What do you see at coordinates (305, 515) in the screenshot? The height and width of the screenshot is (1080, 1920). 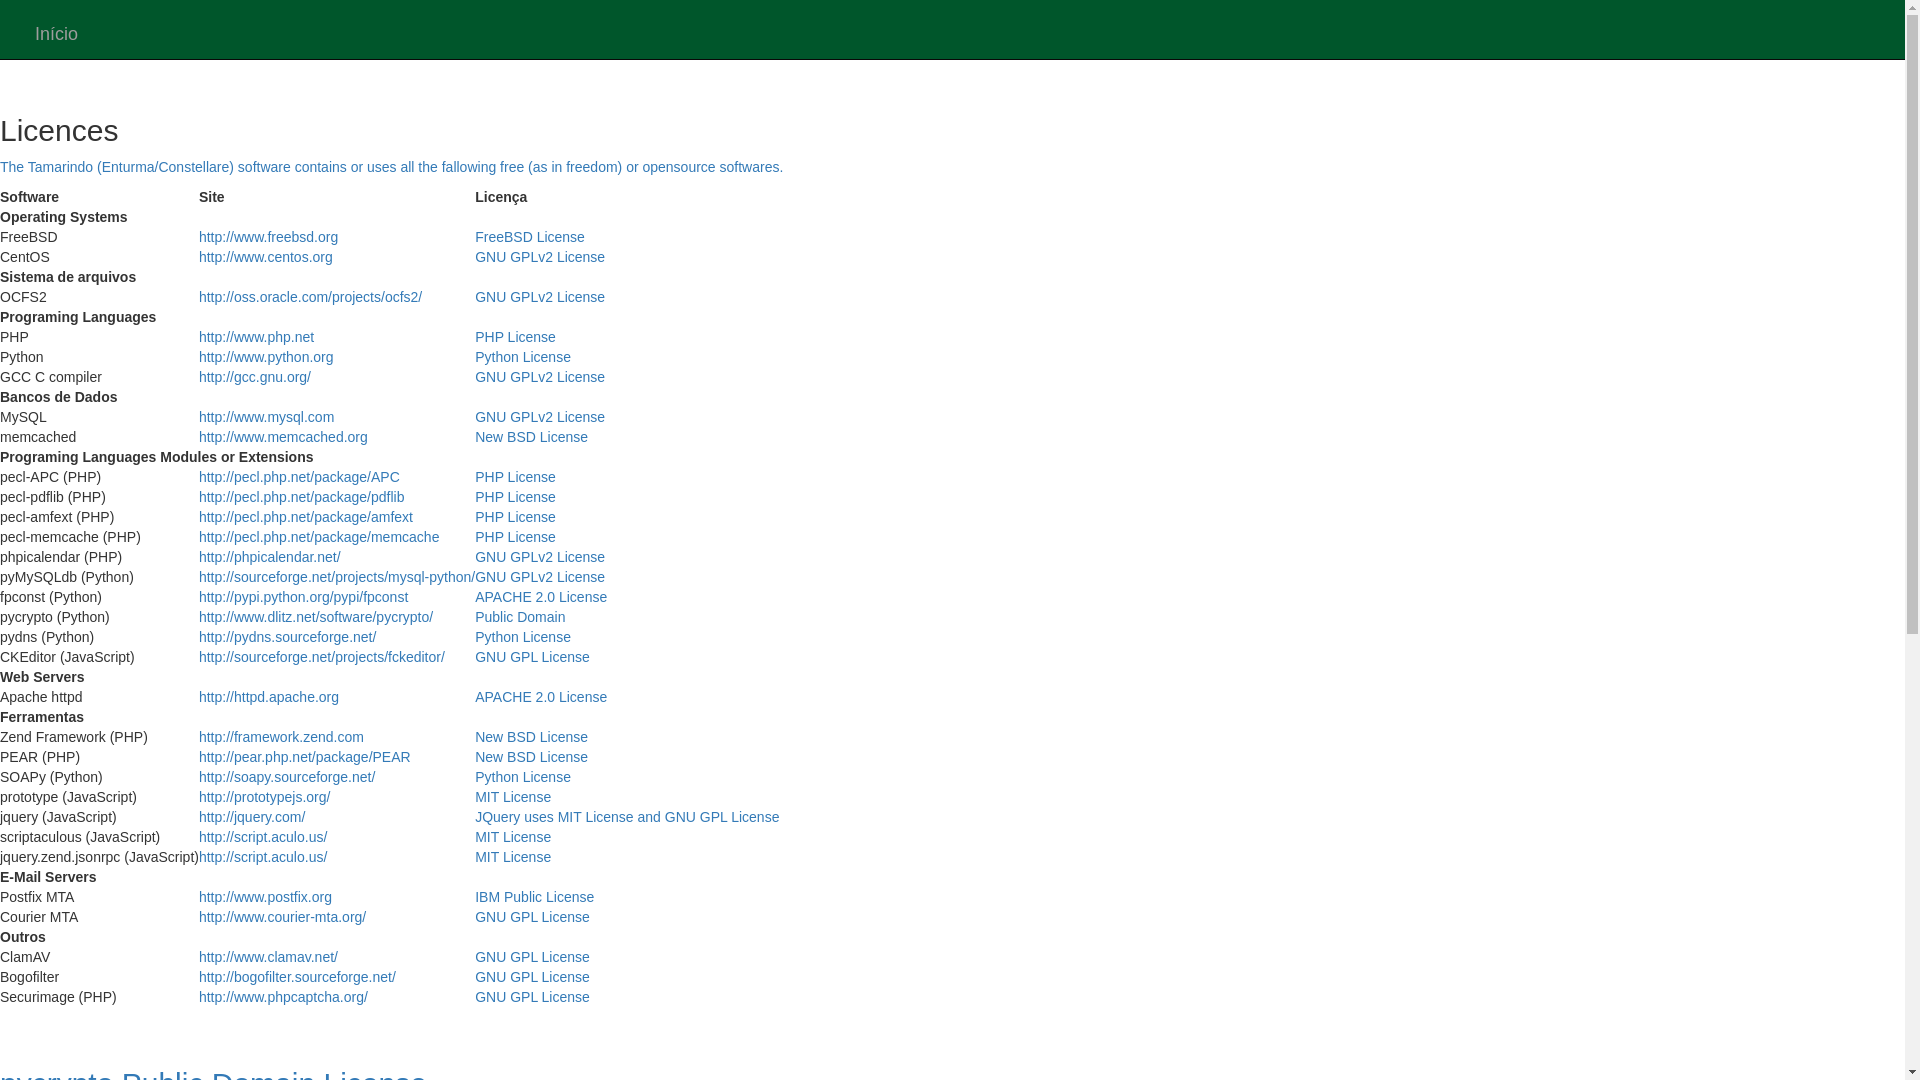 I see `'http://pecl.php.net/package/amfext'` at bounding box center [305, 515].